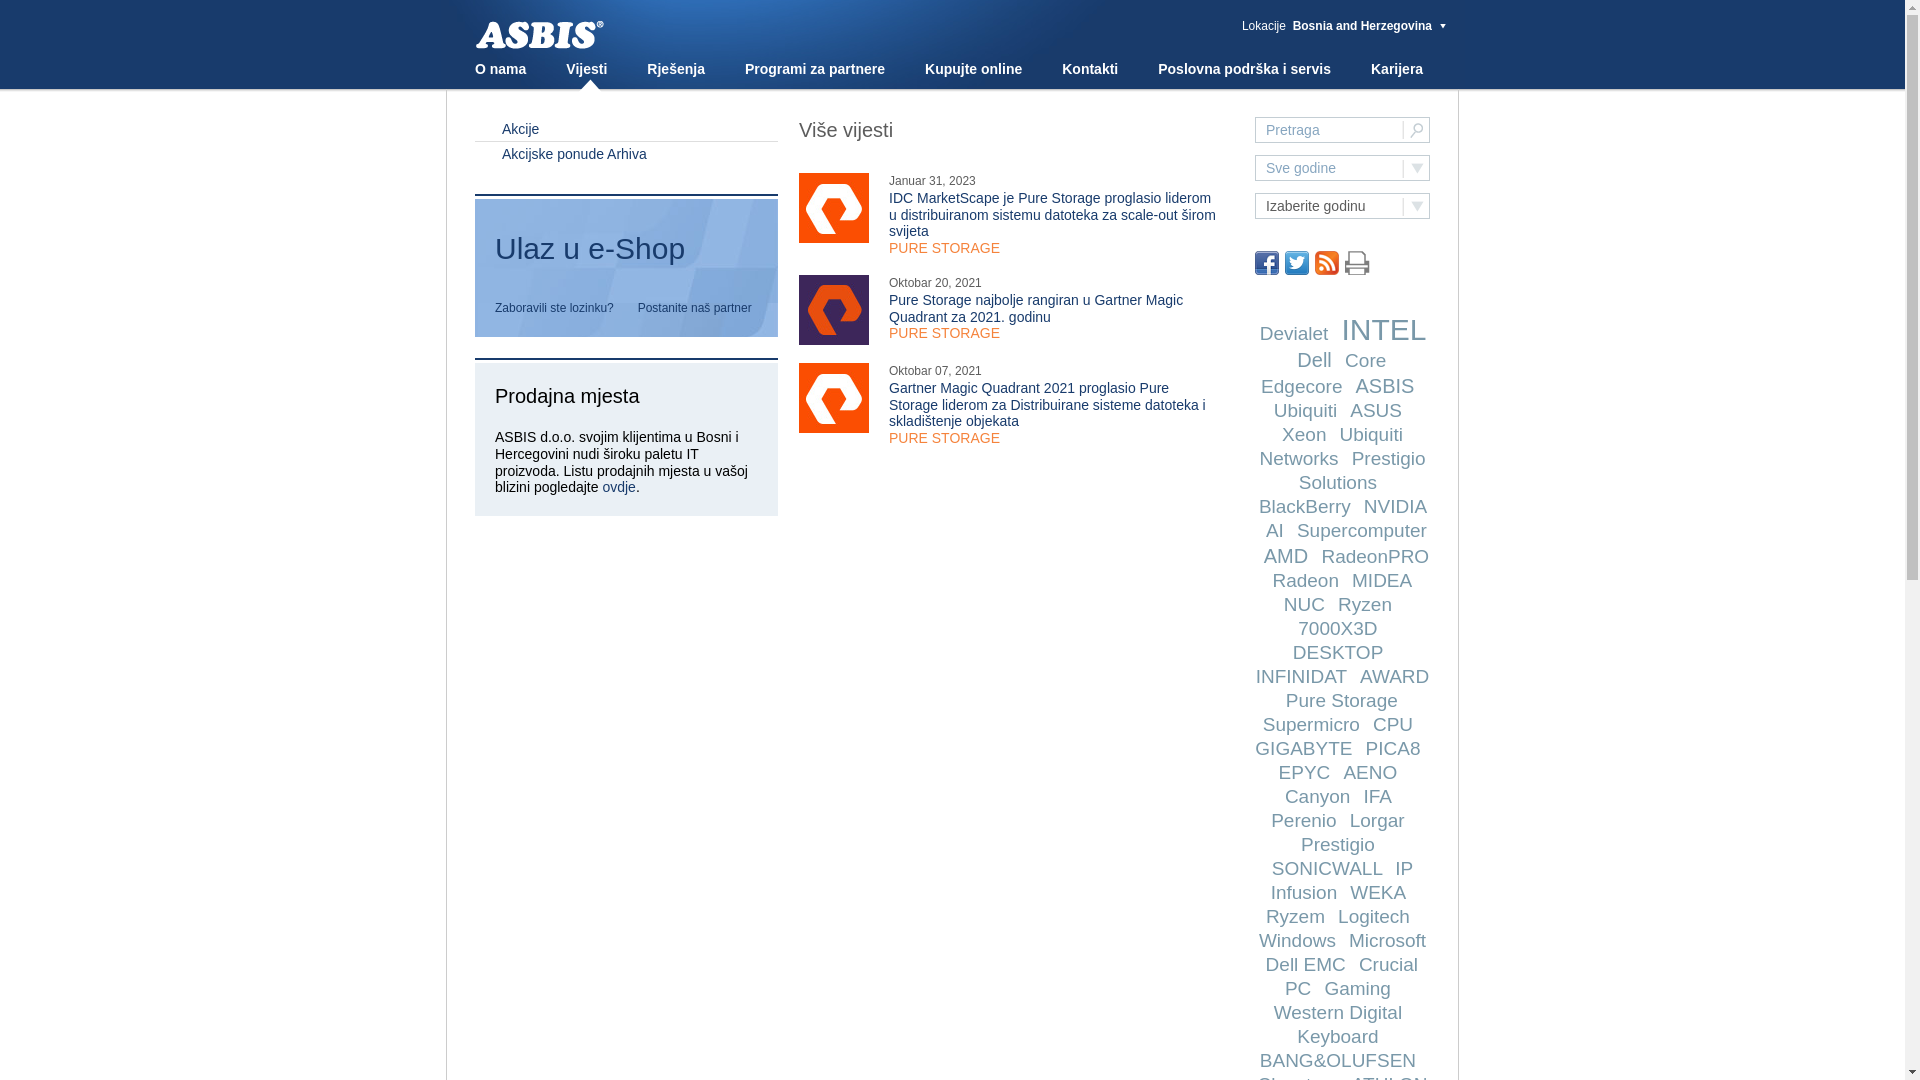 The width and height of the screenshot is (1920, 1080). What do you see at coordinates (1381, 328) in the screenshot?
I see `'INTEL'` at bounding box center [1381, 328].